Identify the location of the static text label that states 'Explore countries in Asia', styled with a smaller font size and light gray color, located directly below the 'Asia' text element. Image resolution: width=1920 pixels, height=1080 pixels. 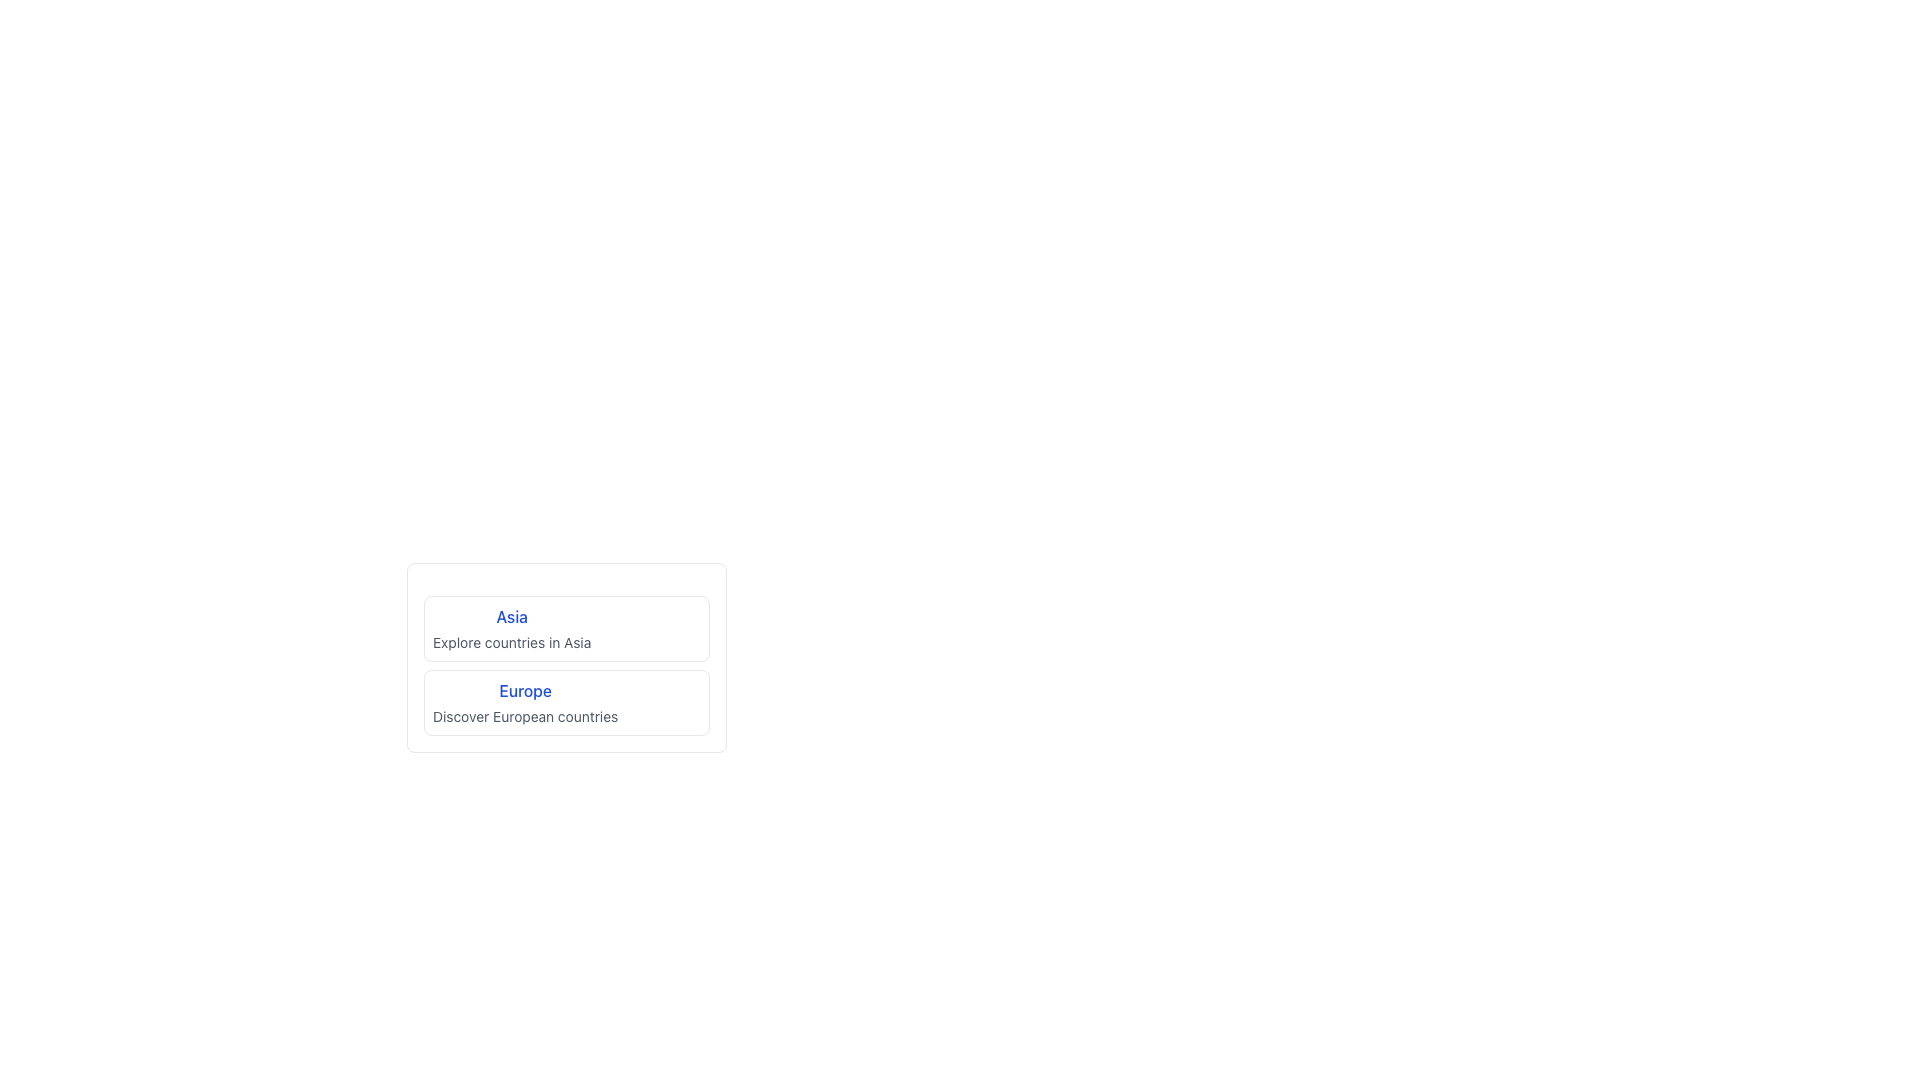
(512, 643).